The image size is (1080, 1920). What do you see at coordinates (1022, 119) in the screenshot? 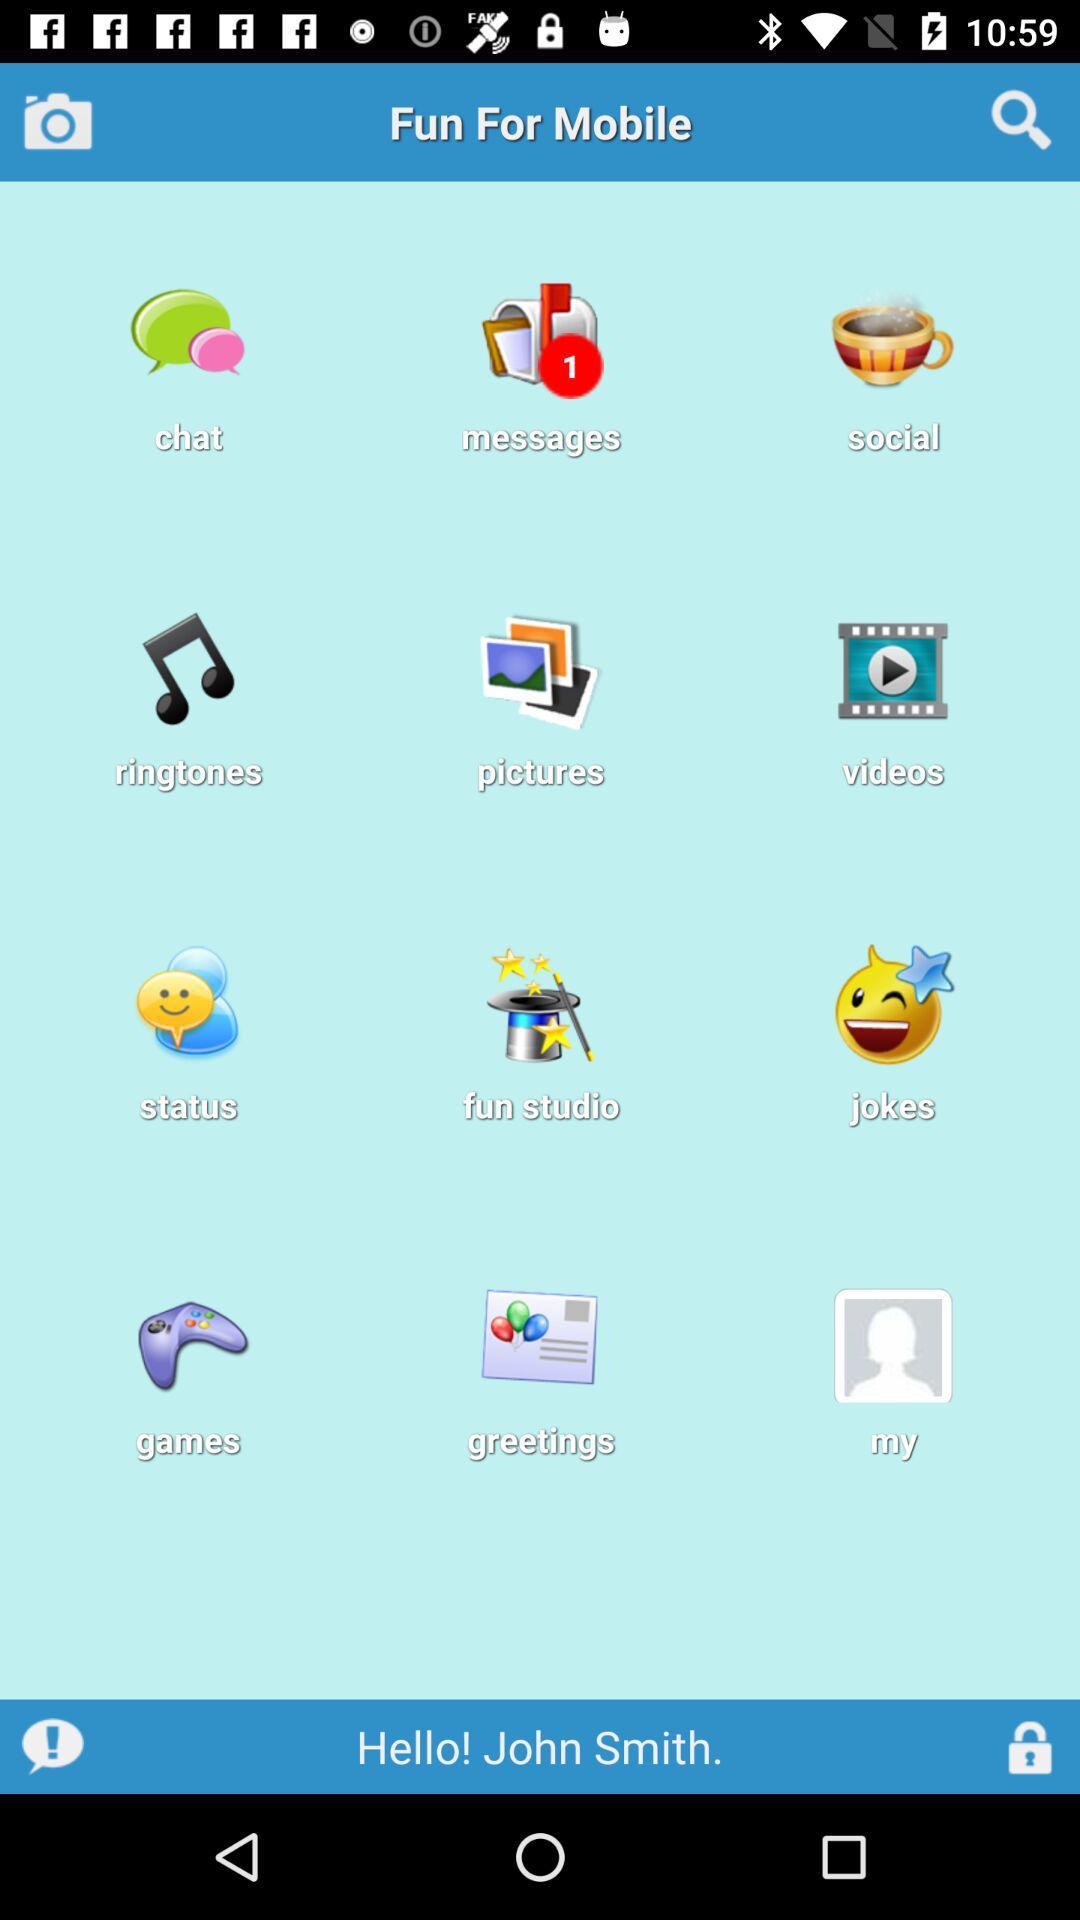
I see `the icon at the top right corner of the page` at bounding box center [1022, 119].